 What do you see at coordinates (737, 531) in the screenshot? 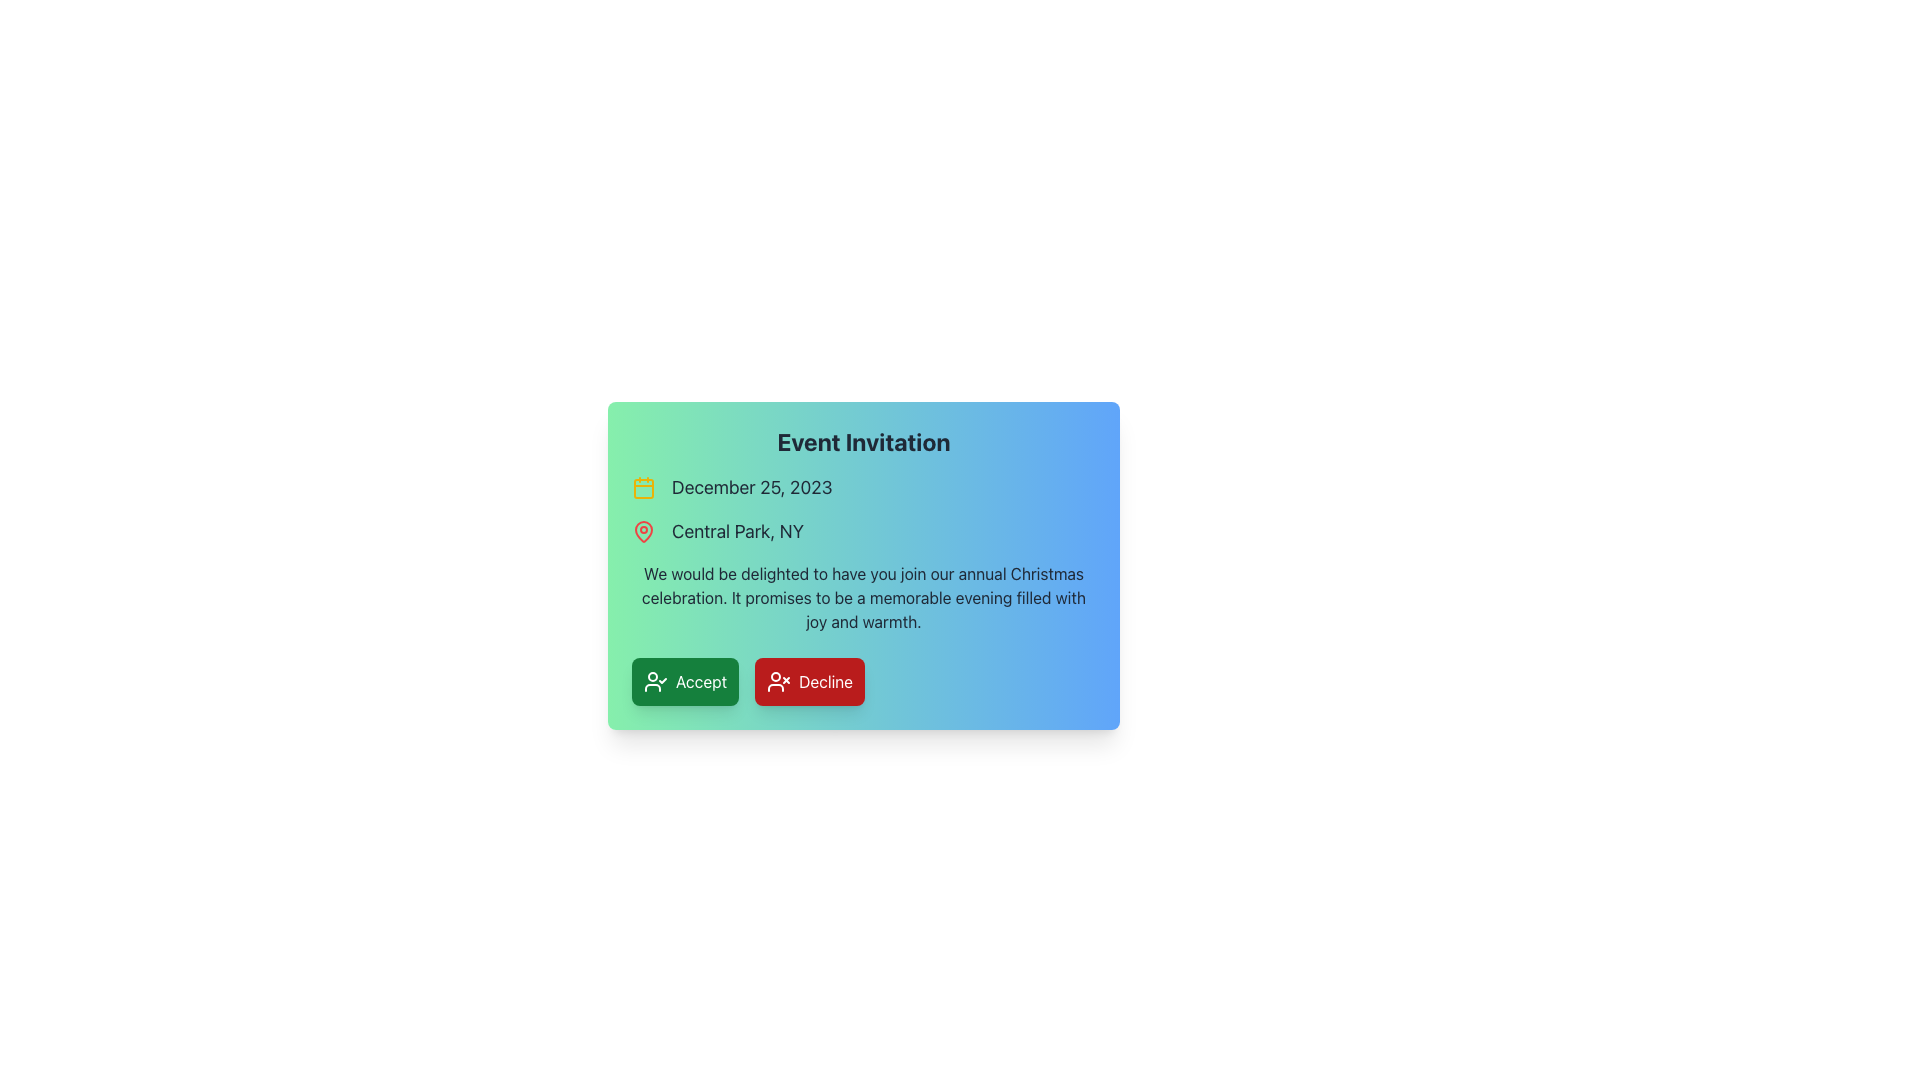
I see `the text label displaying 'Central Park, NY' which is centrally positioned beneath the event date and next to the location pin icon` at bounding box center [737, 531].